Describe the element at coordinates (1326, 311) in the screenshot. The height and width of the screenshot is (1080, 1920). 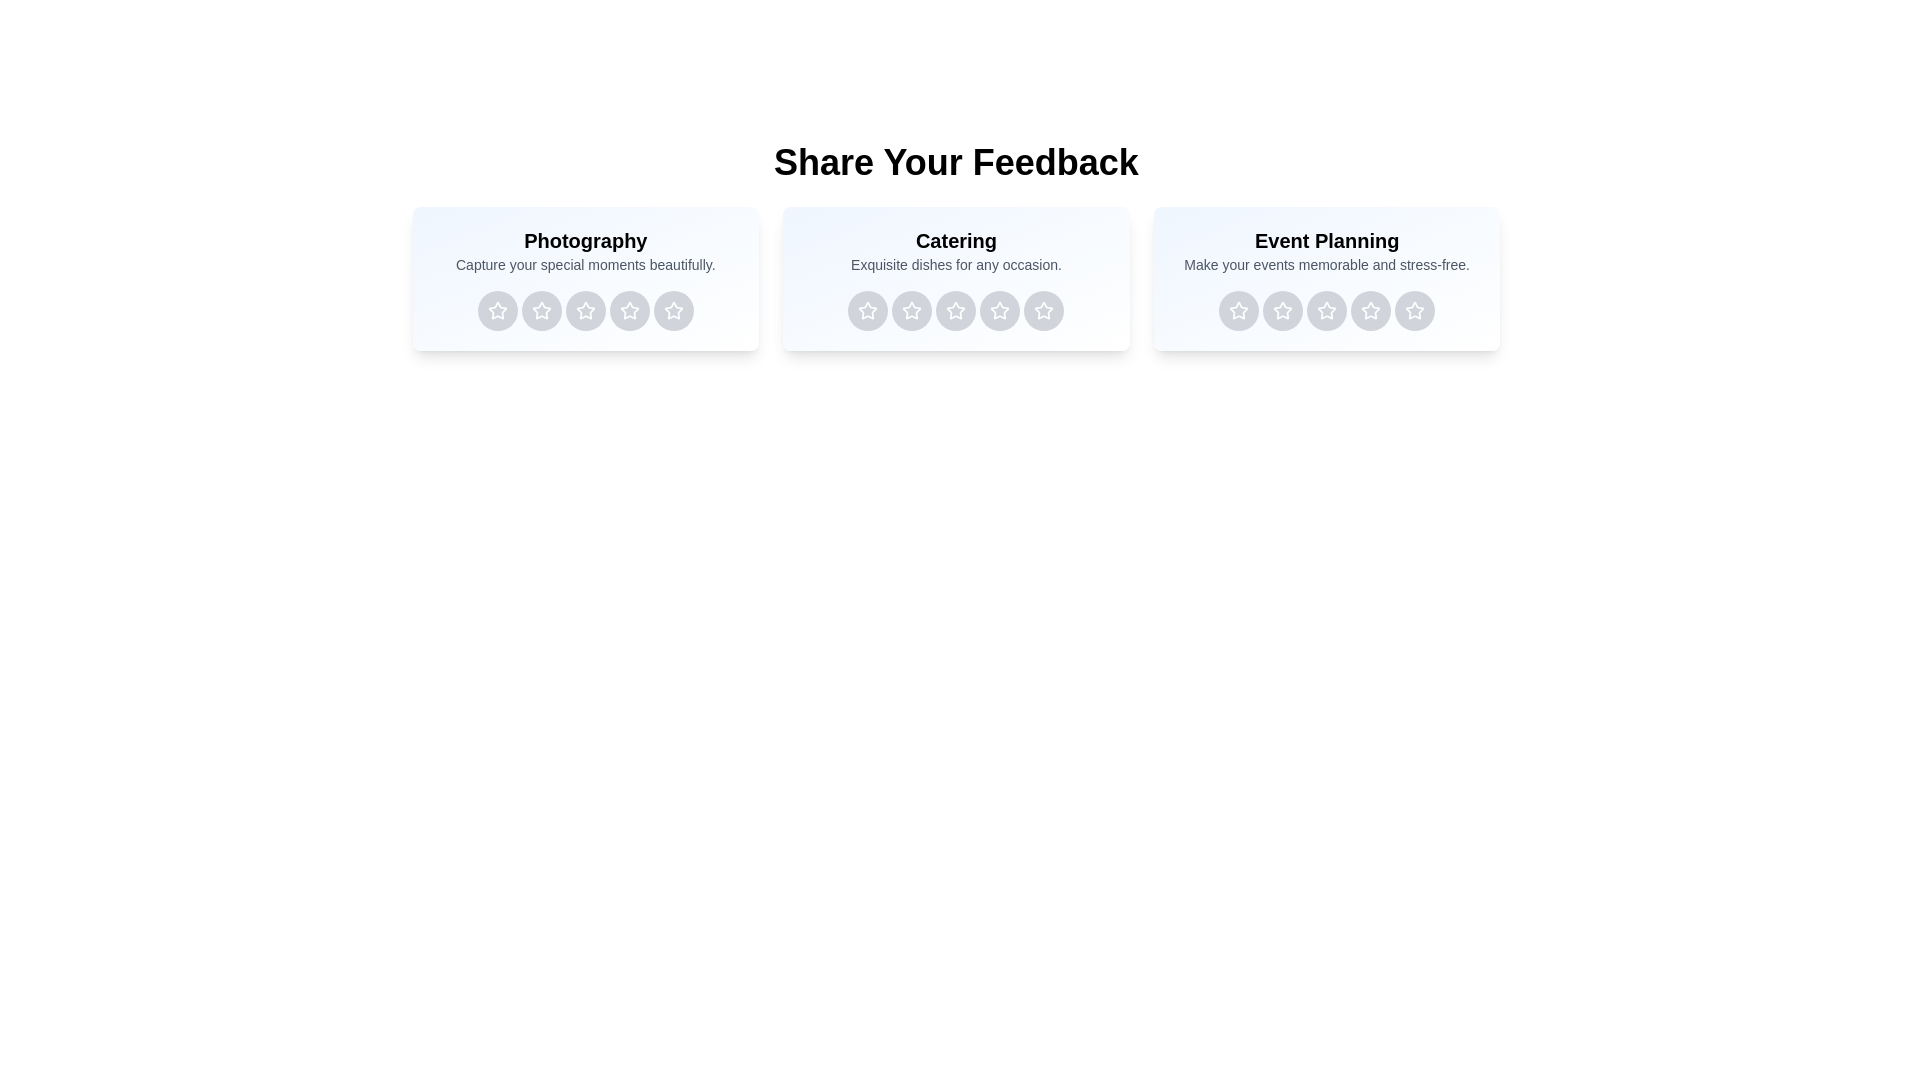
I see `the rating button for Event Planning service with 3 stars` at that location.